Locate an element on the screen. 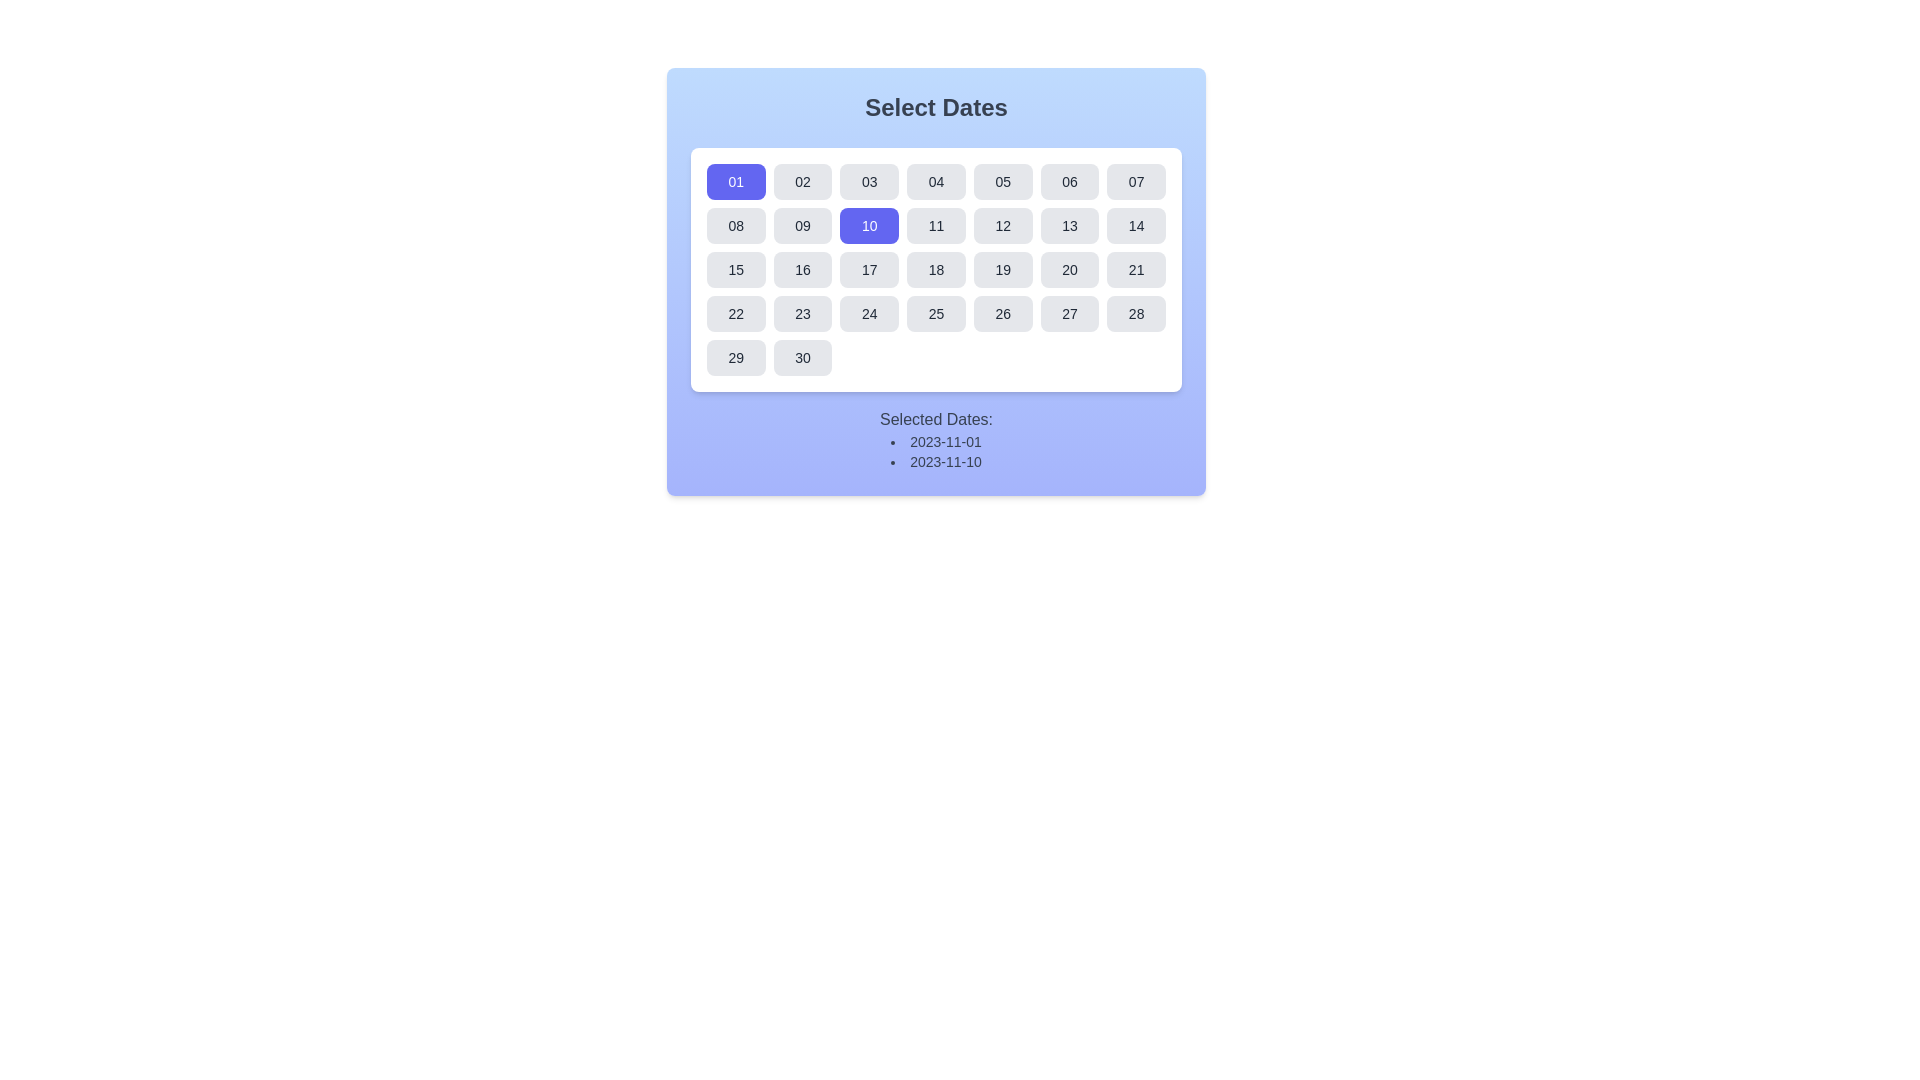 The height and width of the screenshot is (1080, 1920). the button displaying '25' in the calendar grid, located in the fifth column and fourth row is located at coordinates (935, 313).